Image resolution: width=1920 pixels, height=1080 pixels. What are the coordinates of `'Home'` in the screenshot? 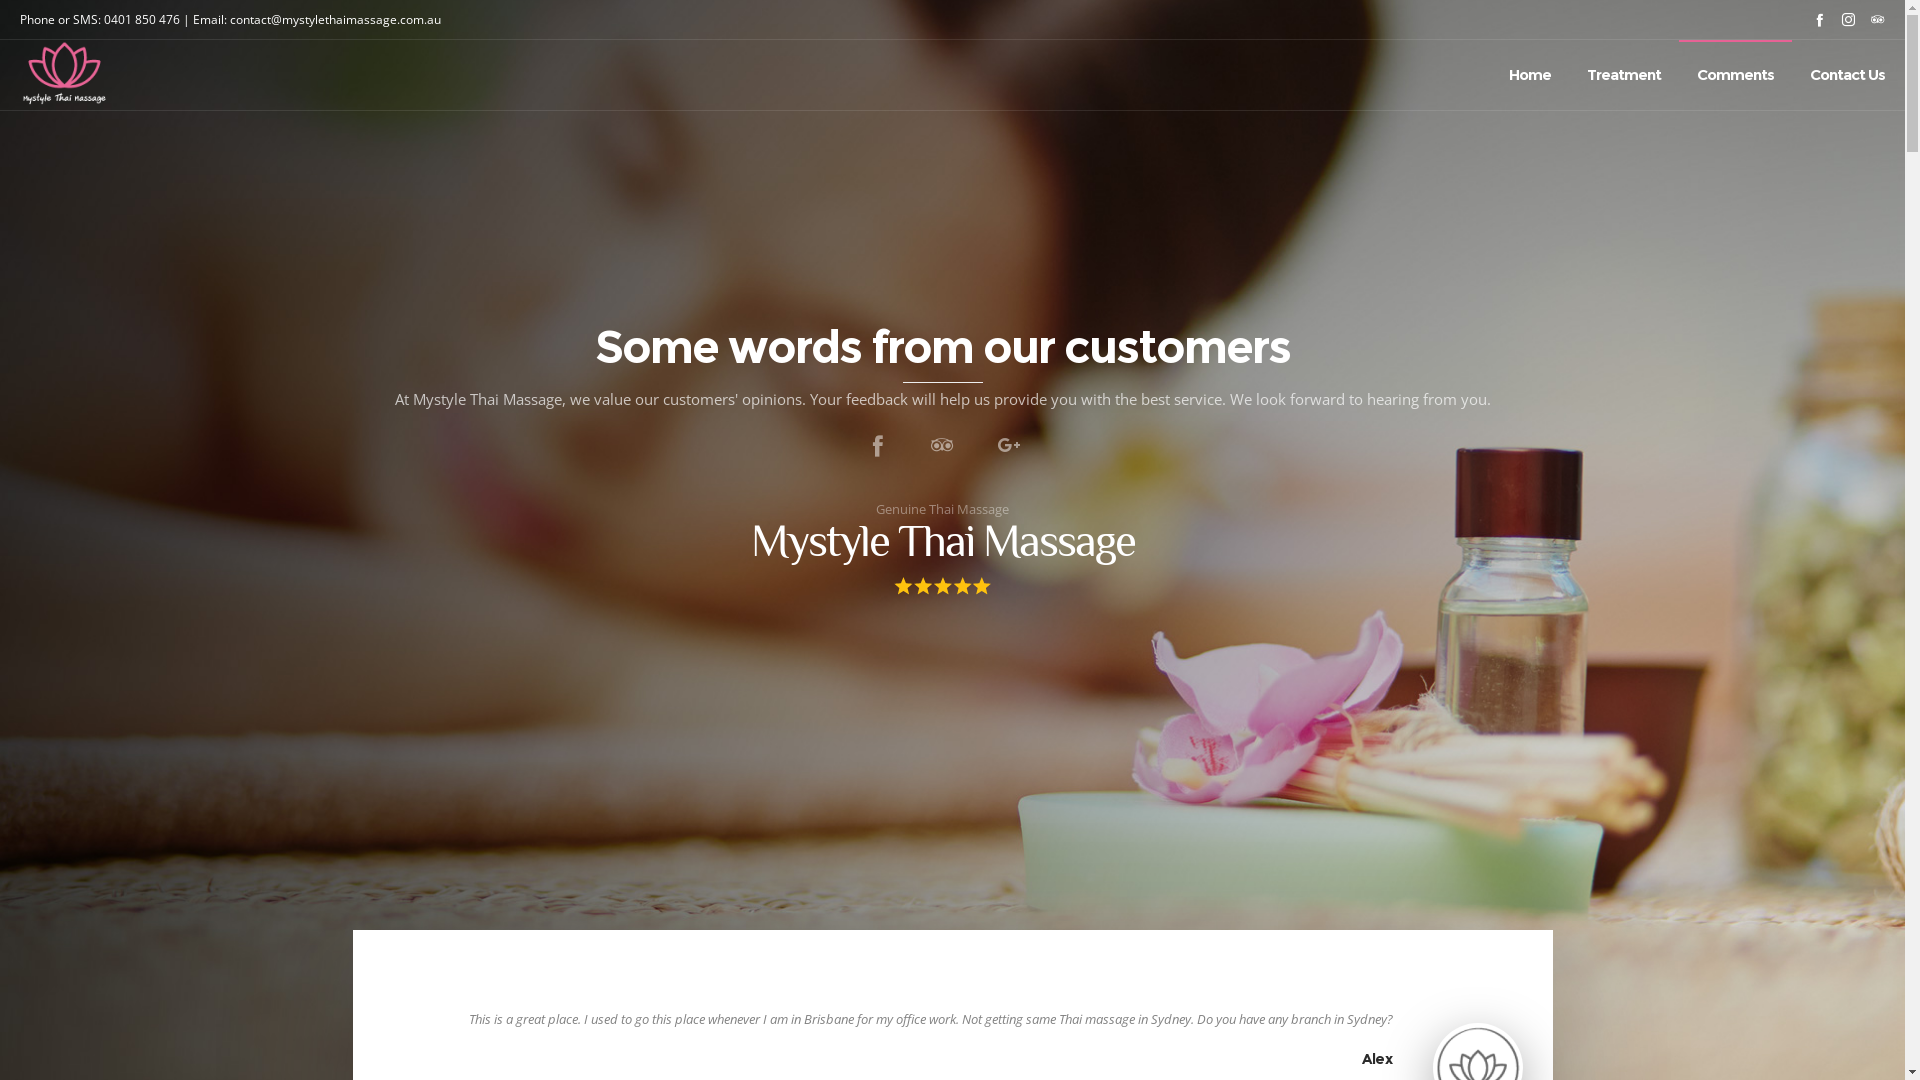 It's located at (1529, 73).